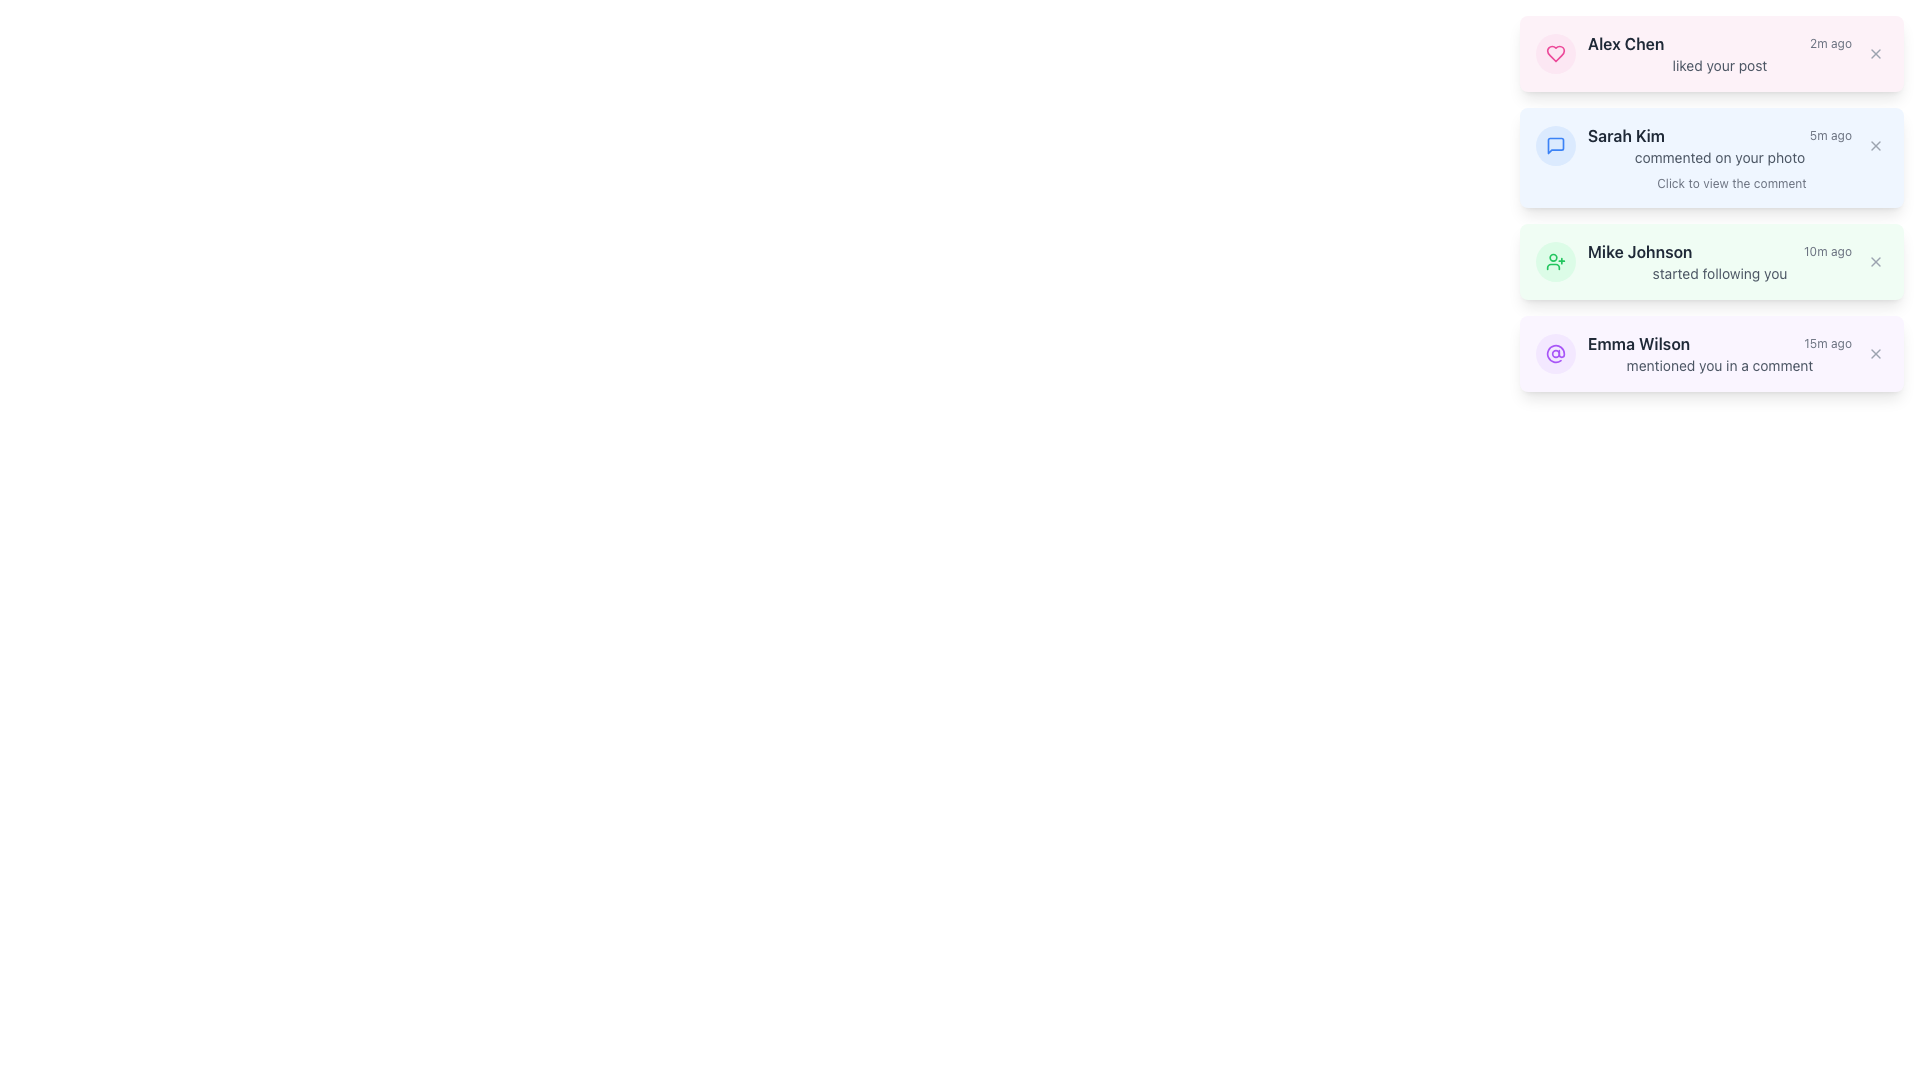 The width and height of the screenshot is (1920, 1080). Describe the element at coordinates (1875, 53) in the screenshot. I see `the Close button located at the top-right corner of the notification card that dismisses the notification associated with 'Alex Chen.'` at that location.